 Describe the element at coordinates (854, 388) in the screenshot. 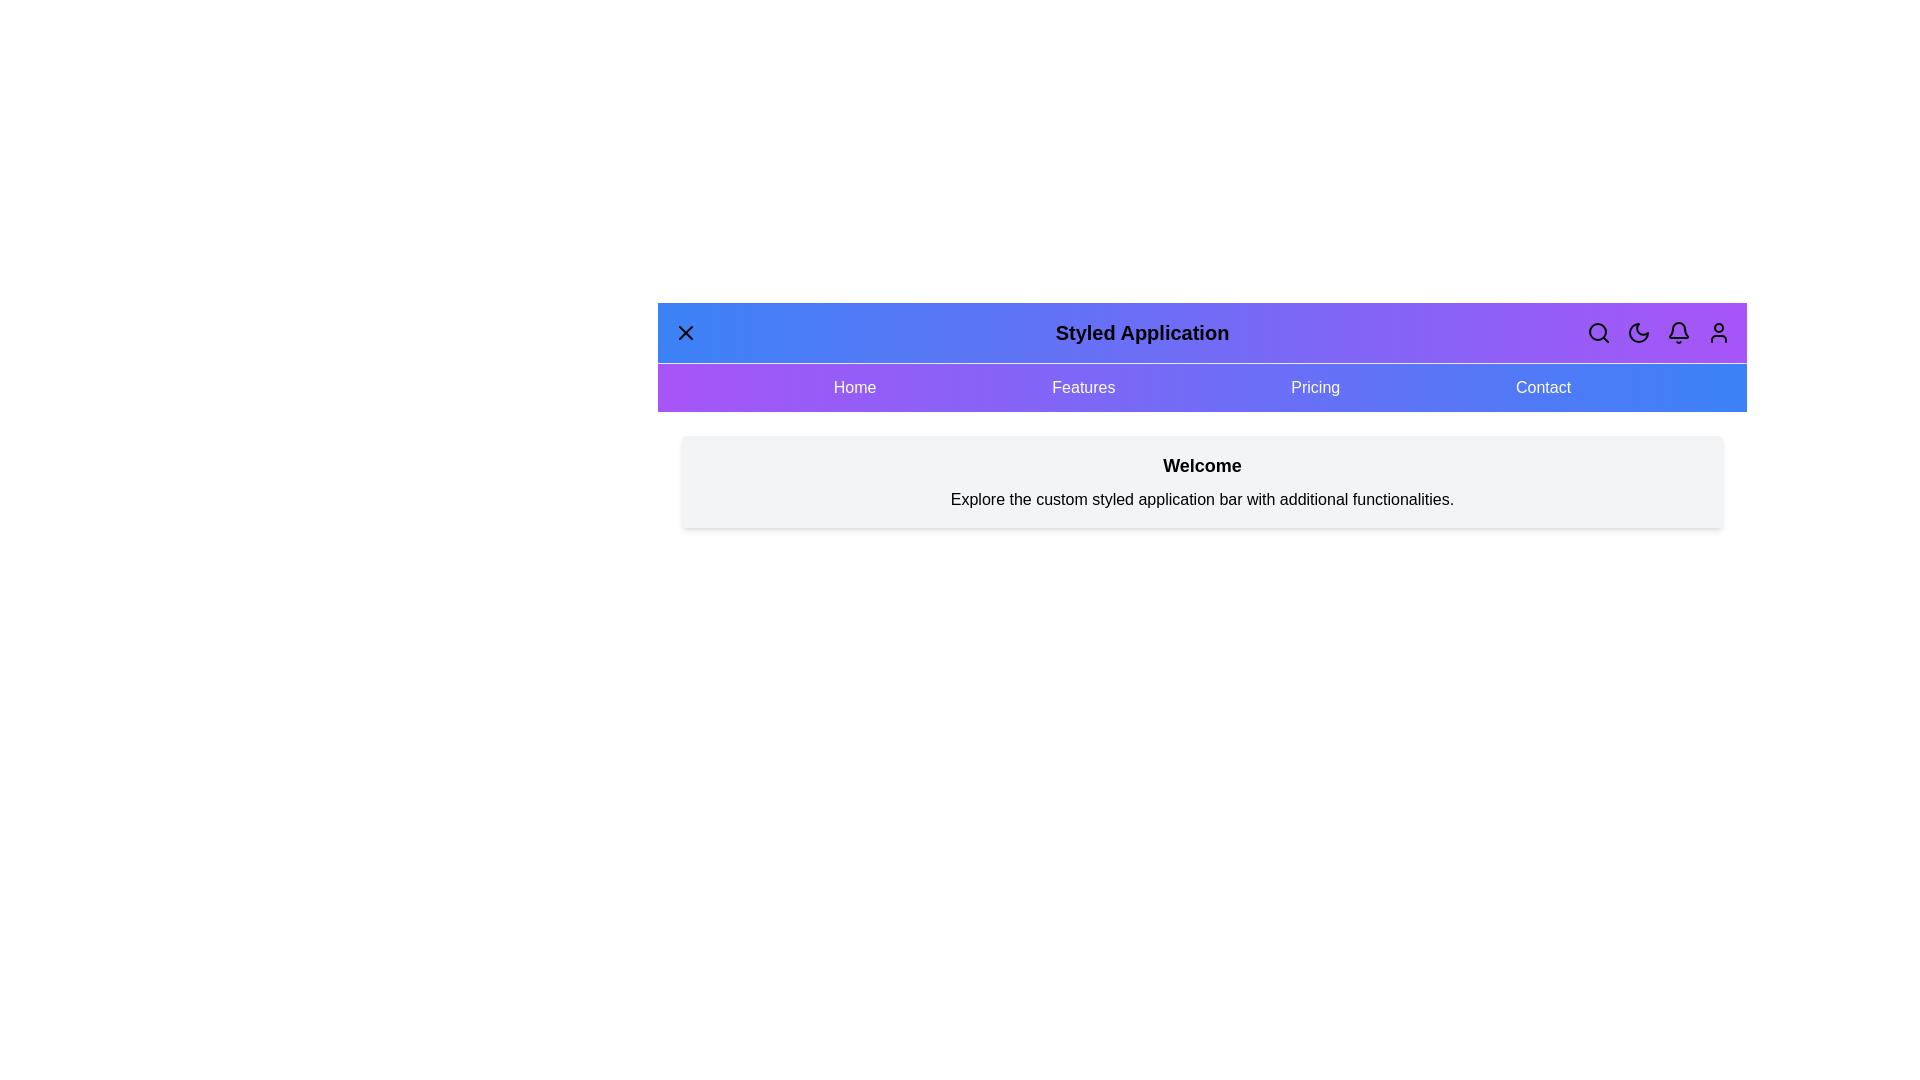

I see `the Home button to navigate to the respective section` at that location.